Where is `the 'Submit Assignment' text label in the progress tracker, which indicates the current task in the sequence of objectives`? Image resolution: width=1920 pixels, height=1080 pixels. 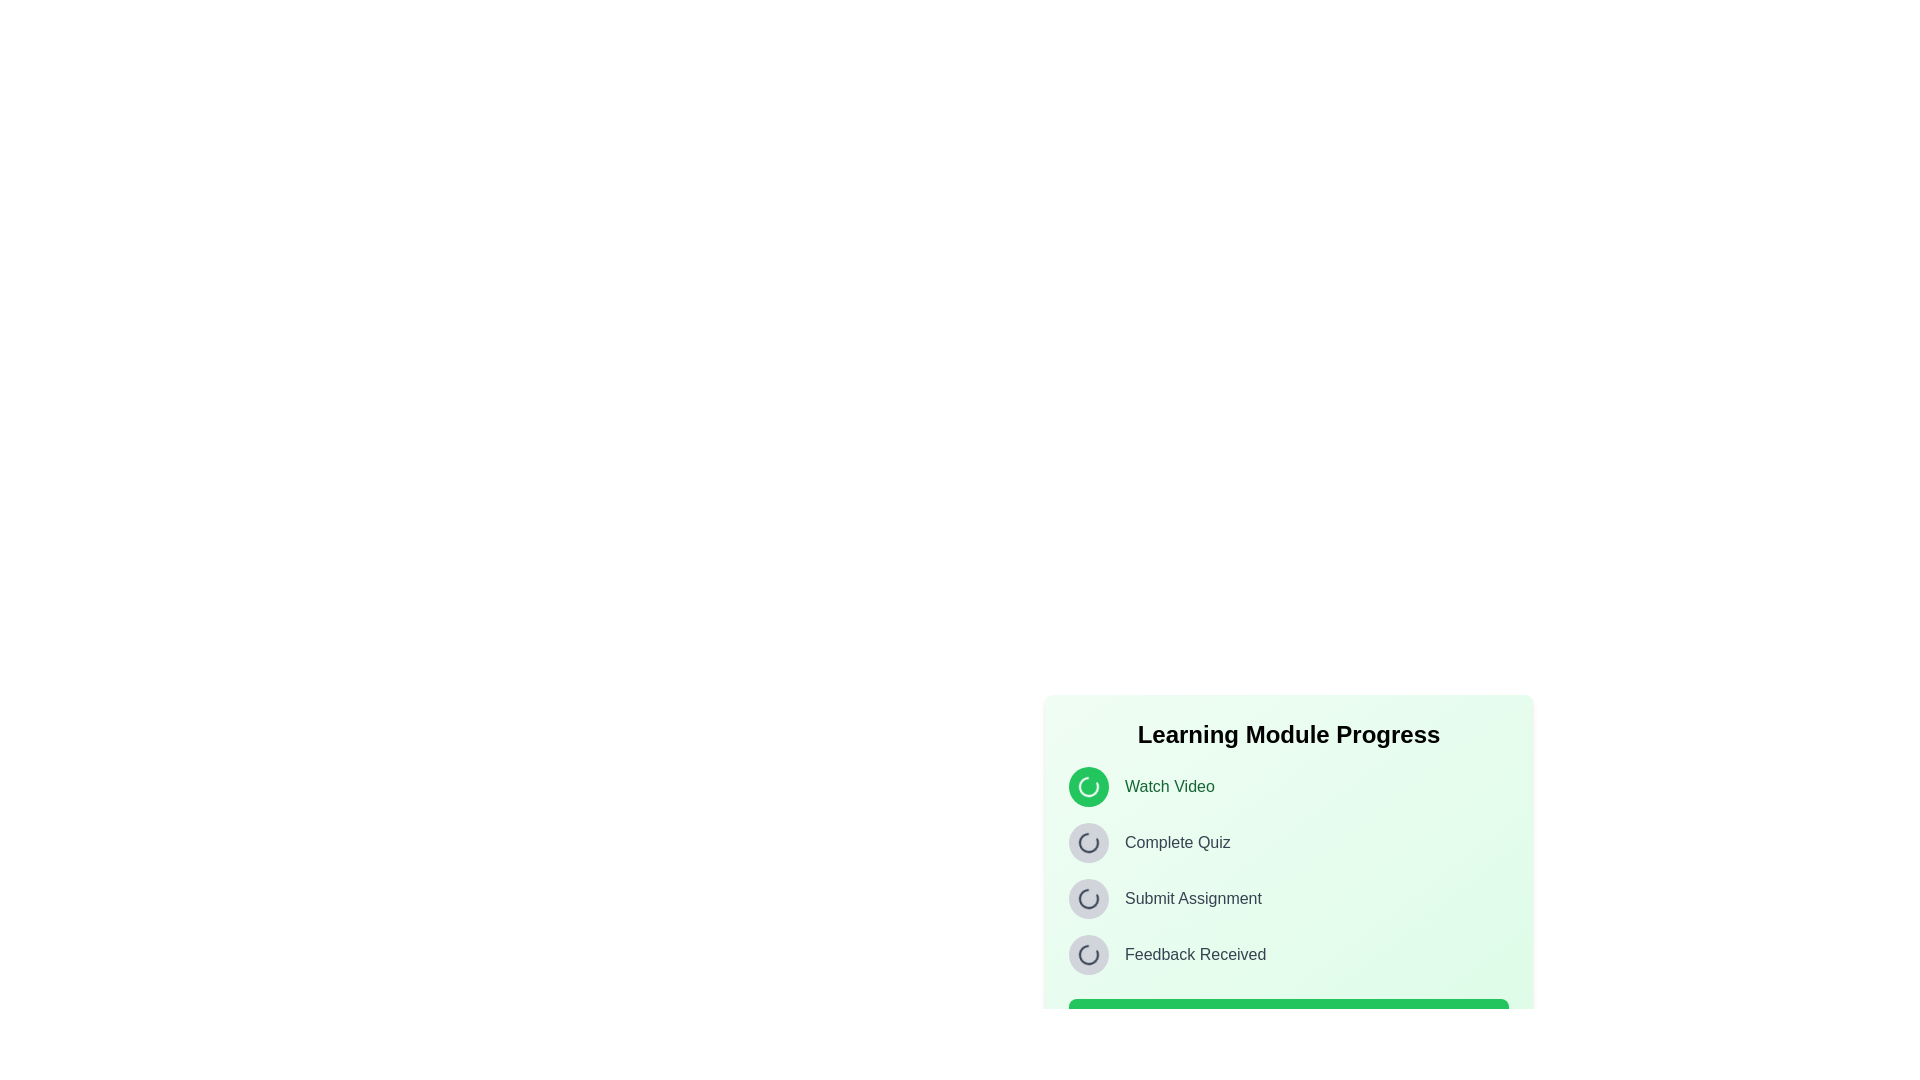 the 'Submit Assignment' text label in the progress tracker, which indicates the current task in the sequence of objectives is located at coordinates (1193, 897).